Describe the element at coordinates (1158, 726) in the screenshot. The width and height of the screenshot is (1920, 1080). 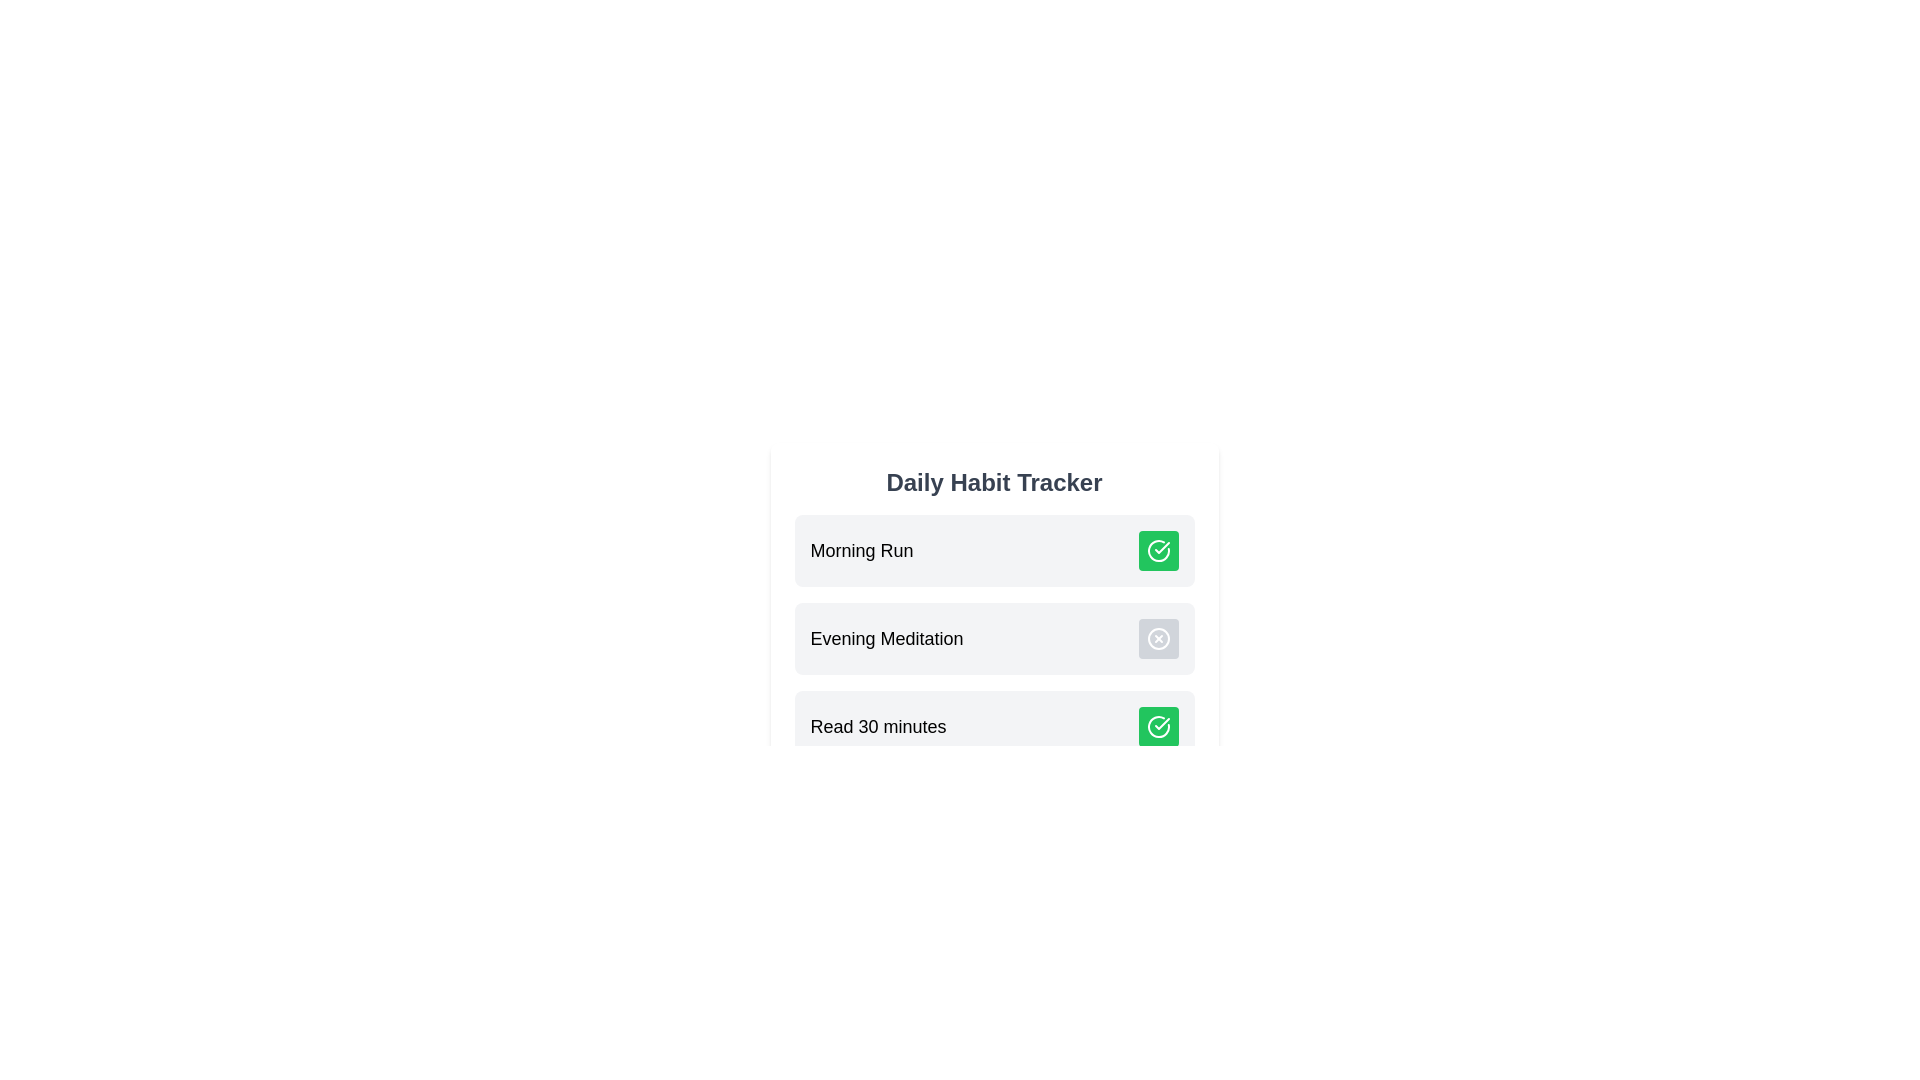
I see `the circular icon with an outlined checkmark symbol, which is enclosed in a green circular button, located to the far right of the 'Read 30 minutes' text block in the bottom-most row of the vertically aligned list` at that location.